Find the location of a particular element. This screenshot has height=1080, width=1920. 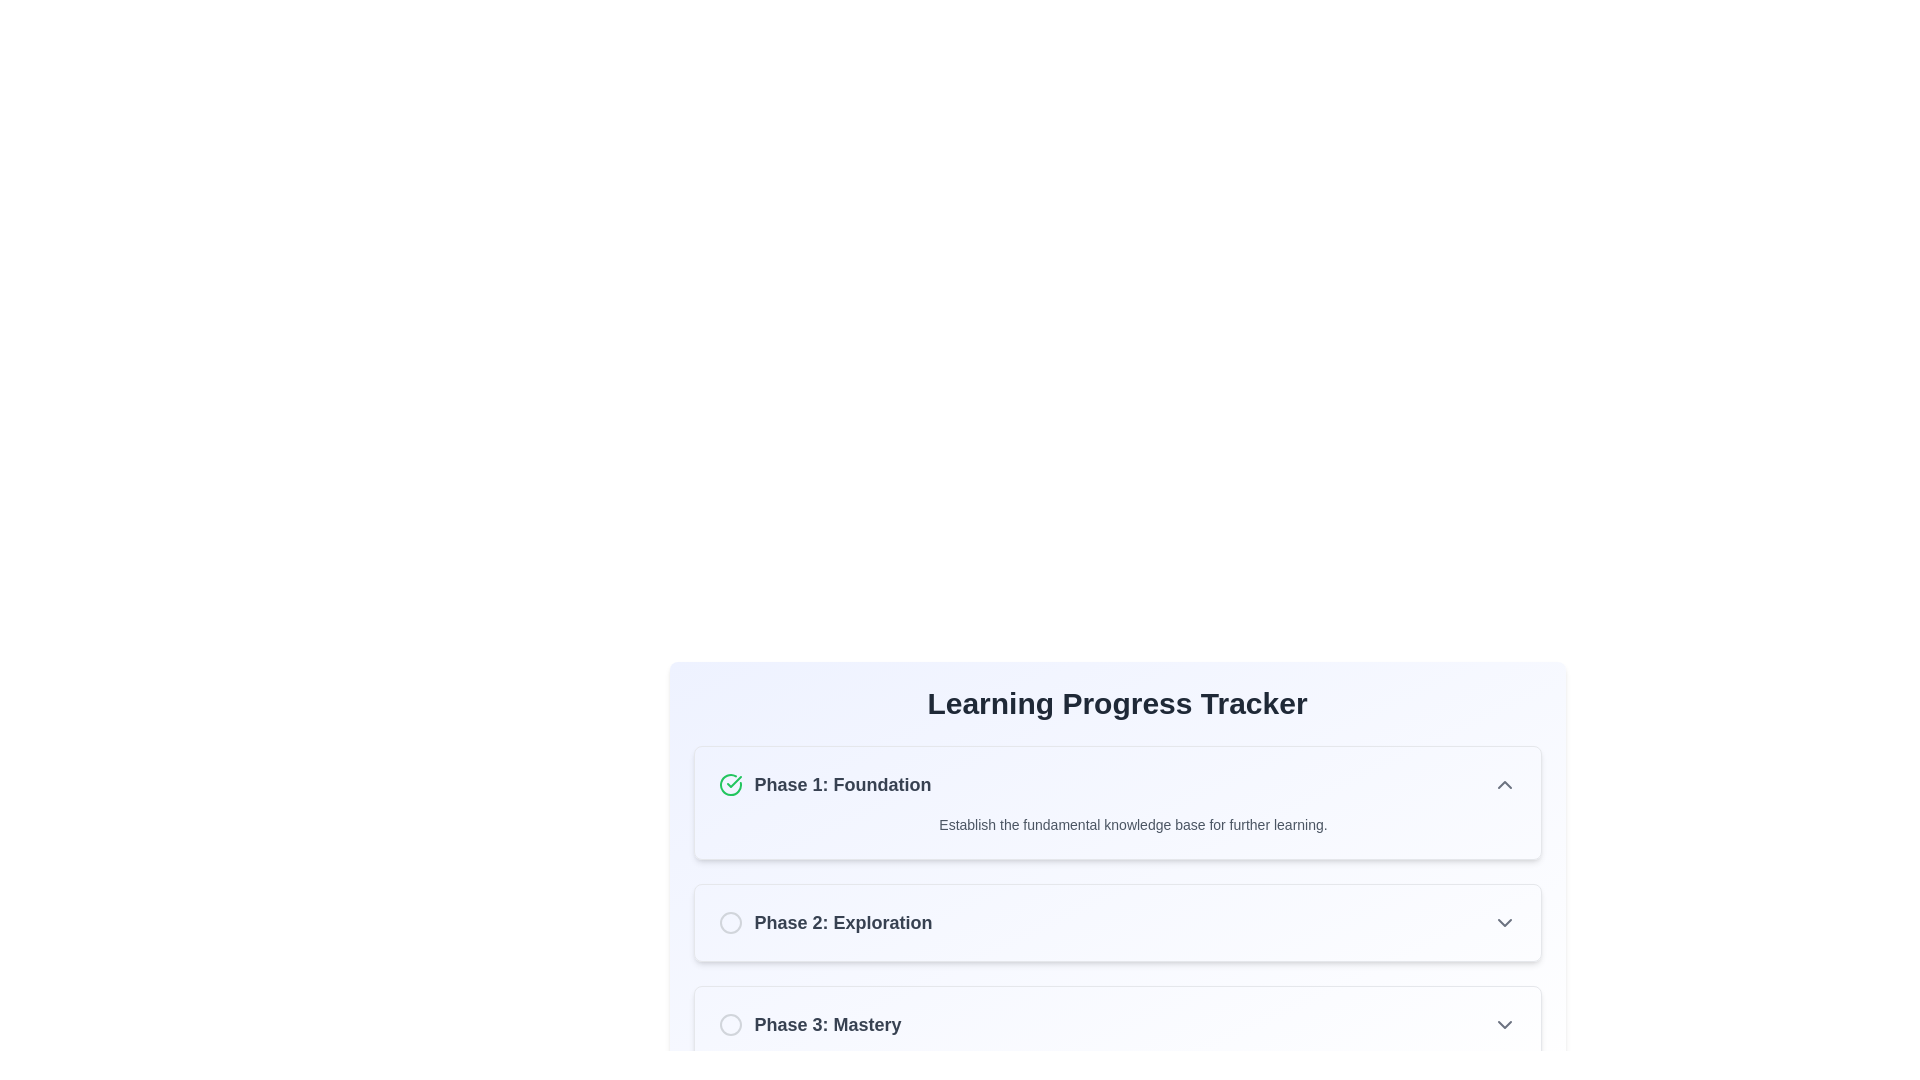

text of the first progress step labeled 'Phase 1: Foundation' which is marked as completed with a checkmark icon in the Learning Progress Tracker is located at coordinates (825, 784).